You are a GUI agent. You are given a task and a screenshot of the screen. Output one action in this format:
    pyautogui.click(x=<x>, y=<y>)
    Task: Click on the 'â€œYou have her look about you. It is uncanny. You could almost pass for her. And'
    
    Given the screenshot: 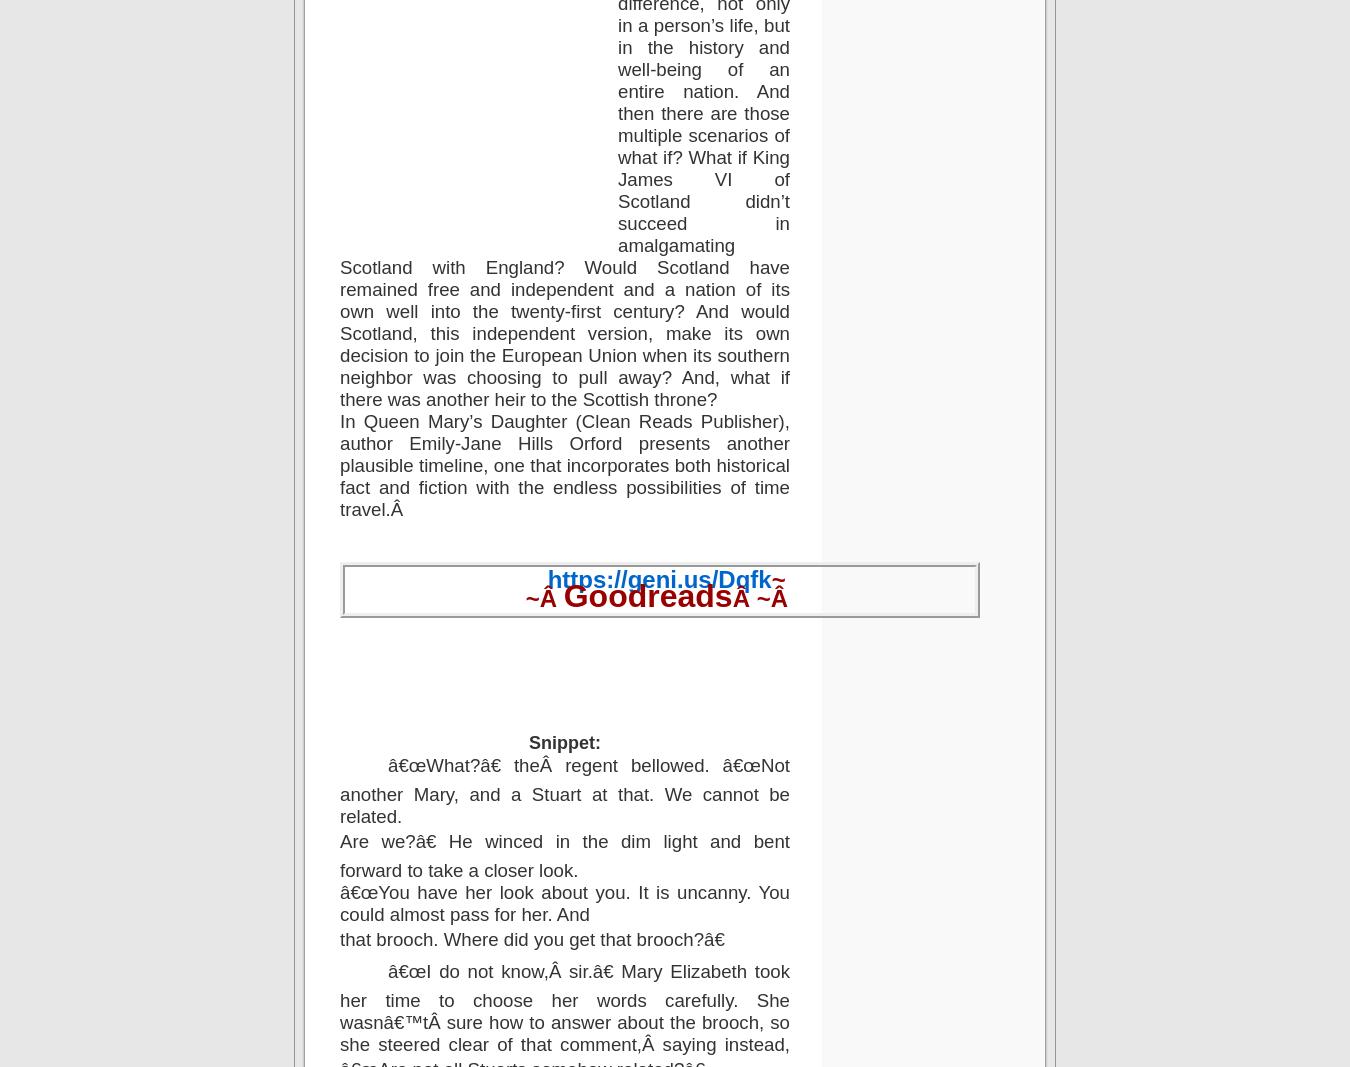 What is the action you would take?
    pyautogui.click(x=340, y=902)
    